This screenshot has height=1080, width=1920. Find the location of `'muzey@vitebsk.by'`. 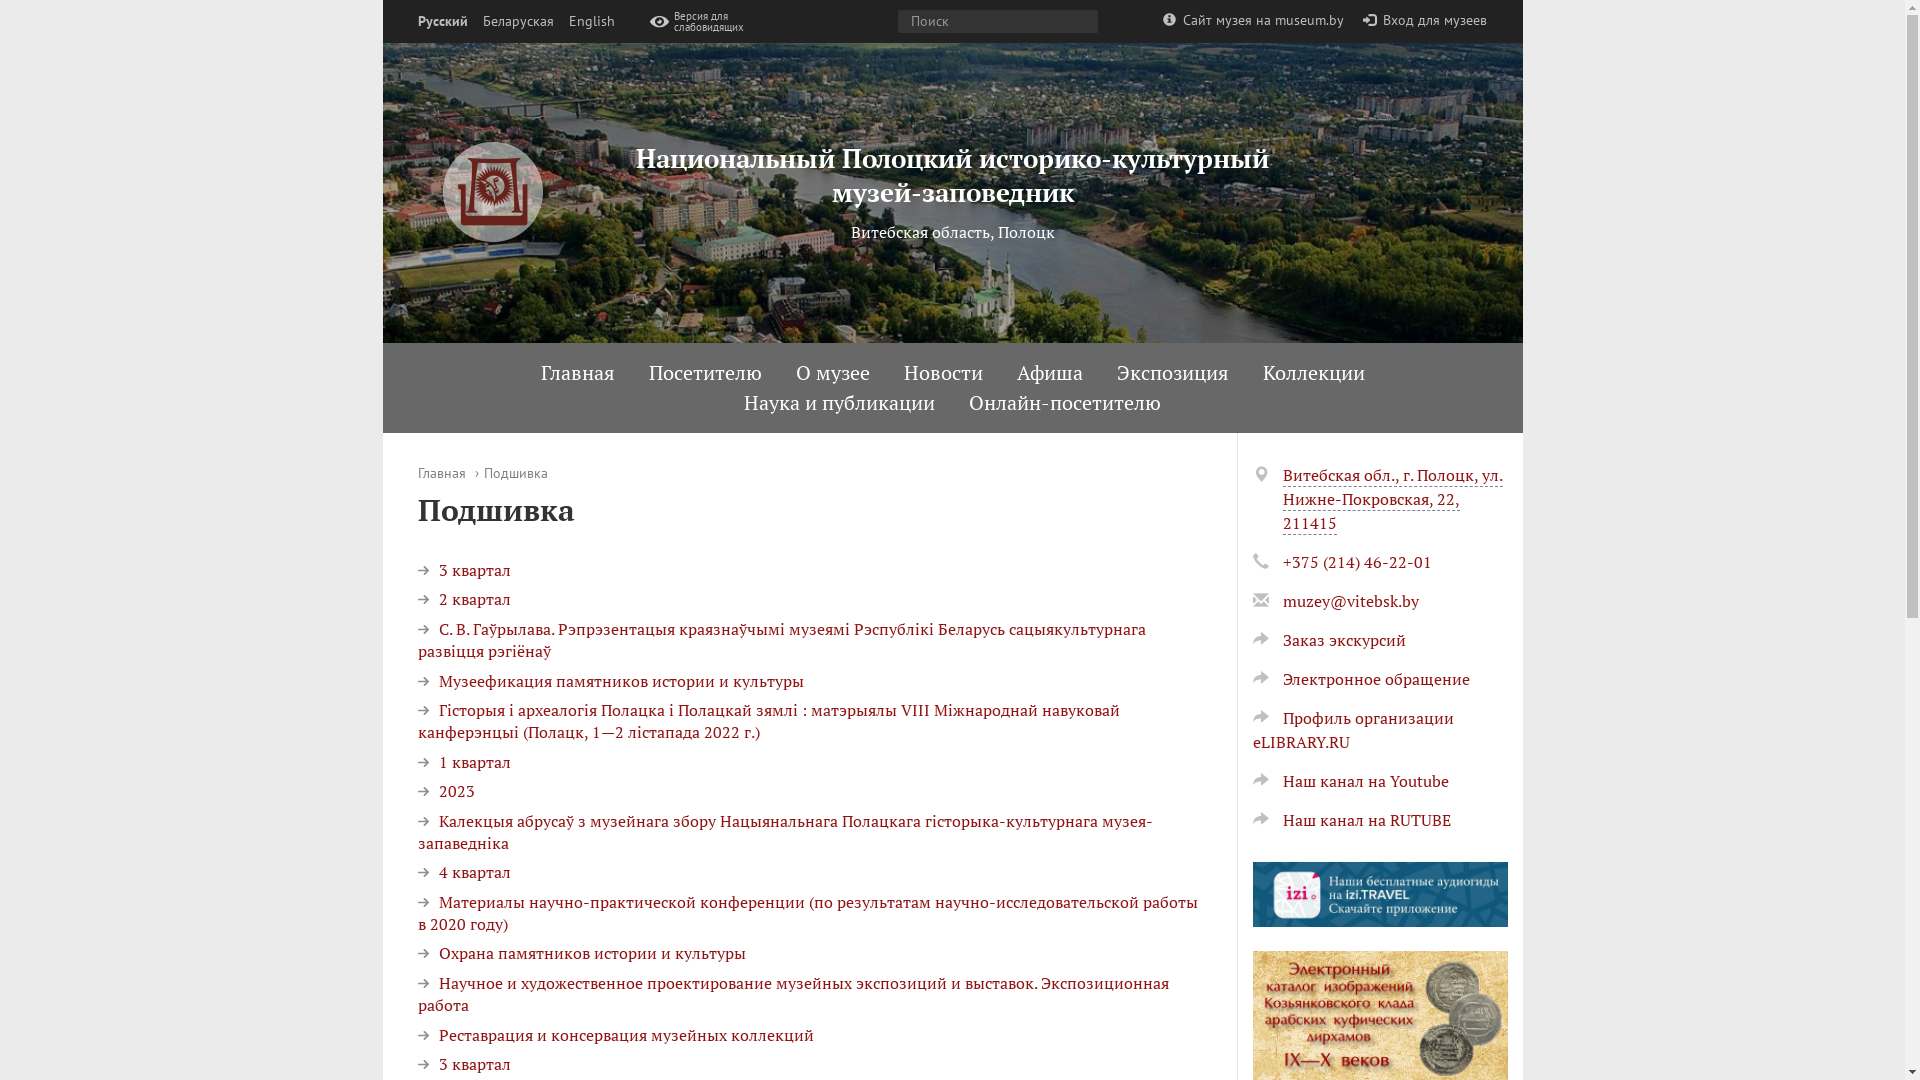

'muzey@vitebsk.by' is located at coordinates (1349, 600).